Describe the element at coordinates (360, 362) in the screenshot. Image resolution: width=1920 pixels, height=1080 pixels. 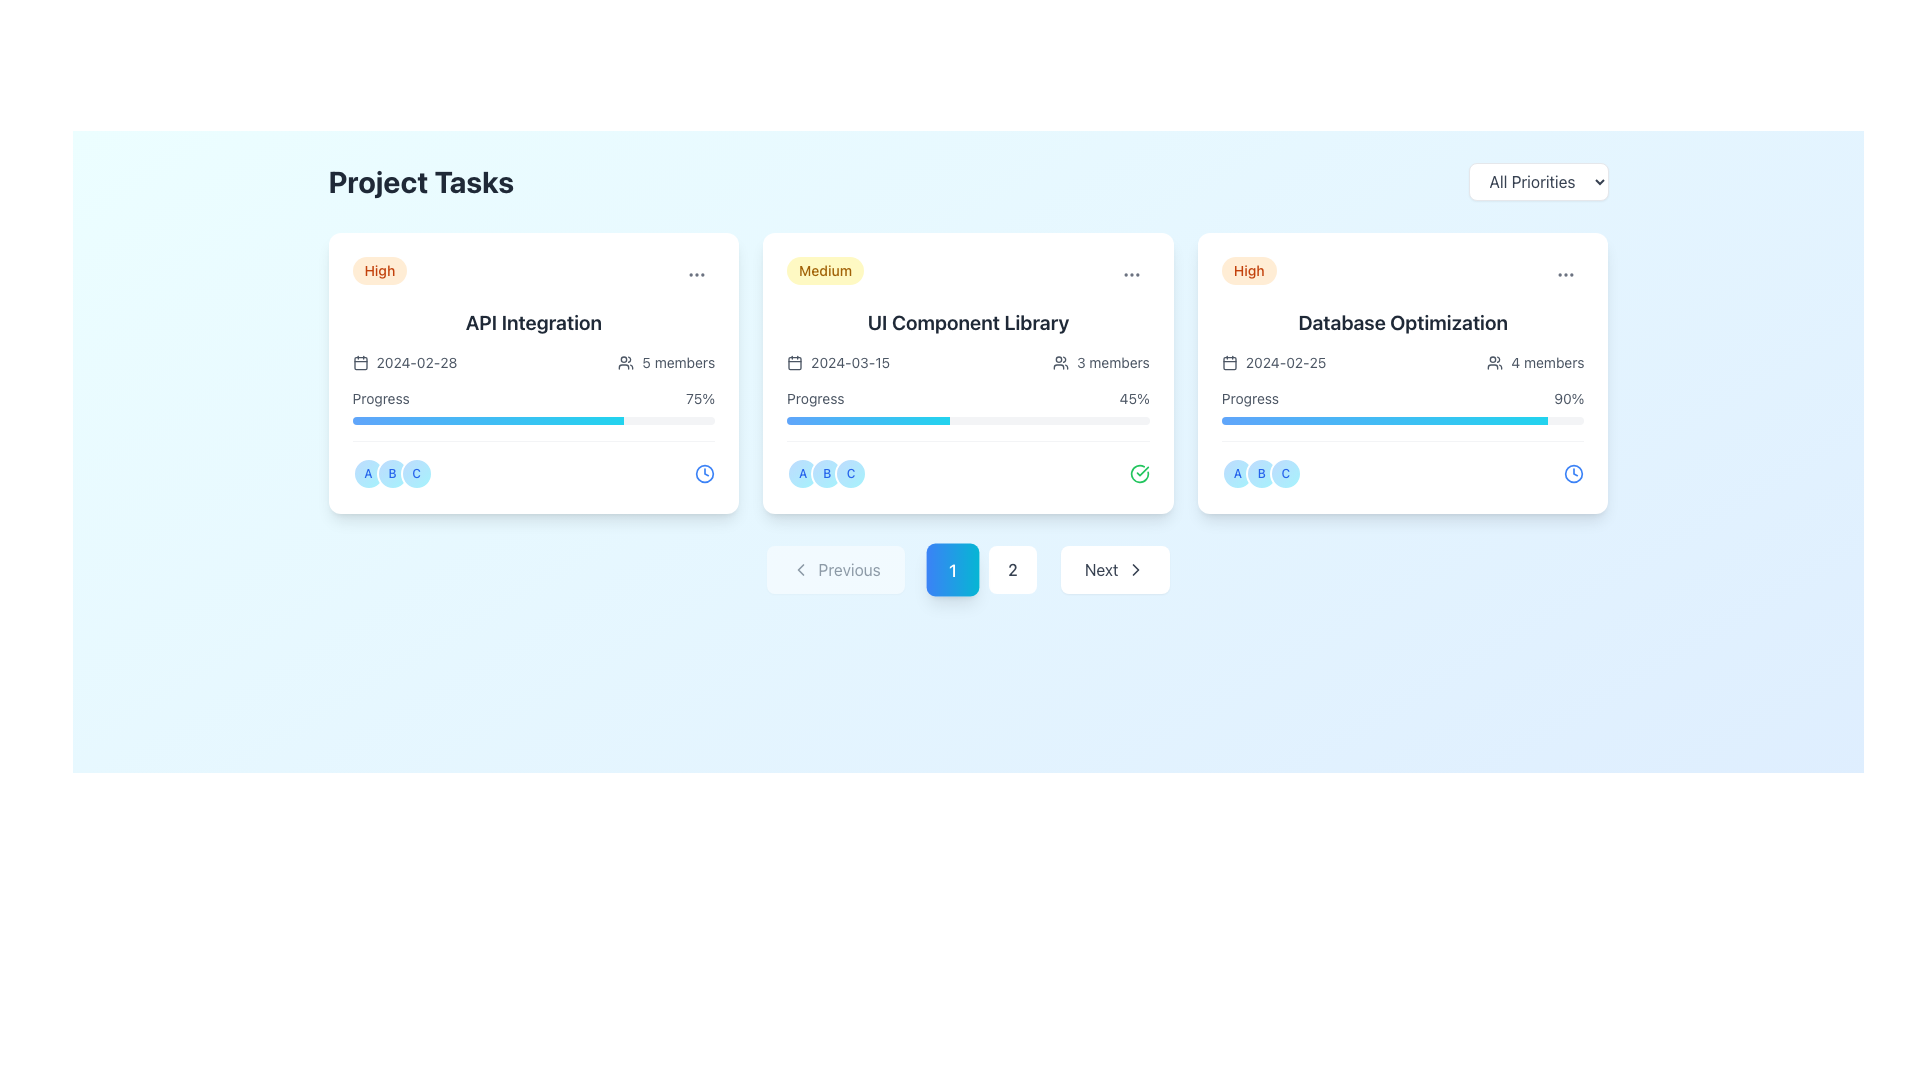
I see `the small calendar icon with a layered design located beside the text '2024-02-28' in the card titled 'API Integration'` at that location.